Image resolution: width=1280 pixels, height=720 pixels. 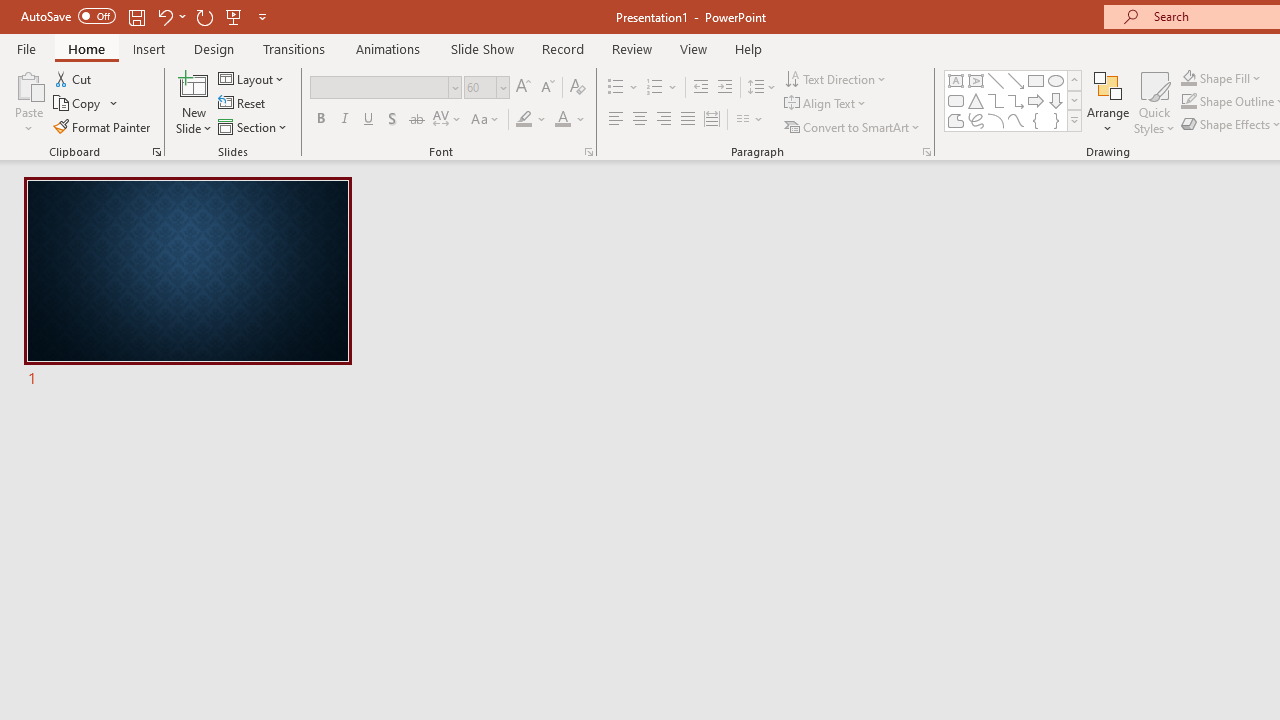 What do you see at coordinates (242, 103) in the screenshot?
I see `'Reset'` at bounding box center [242, 103].